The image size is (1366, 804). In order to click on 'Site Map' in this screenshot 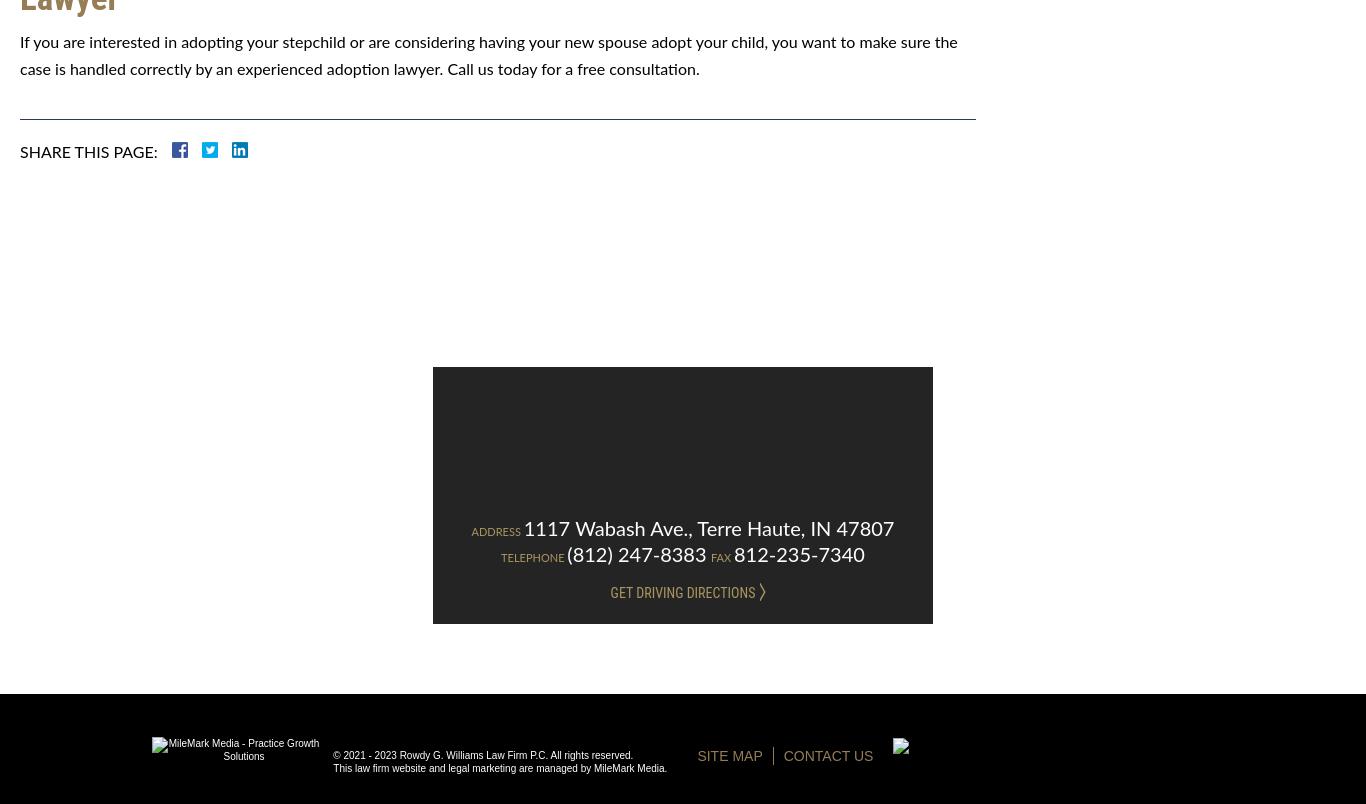, I will do `click(729, 755)`.